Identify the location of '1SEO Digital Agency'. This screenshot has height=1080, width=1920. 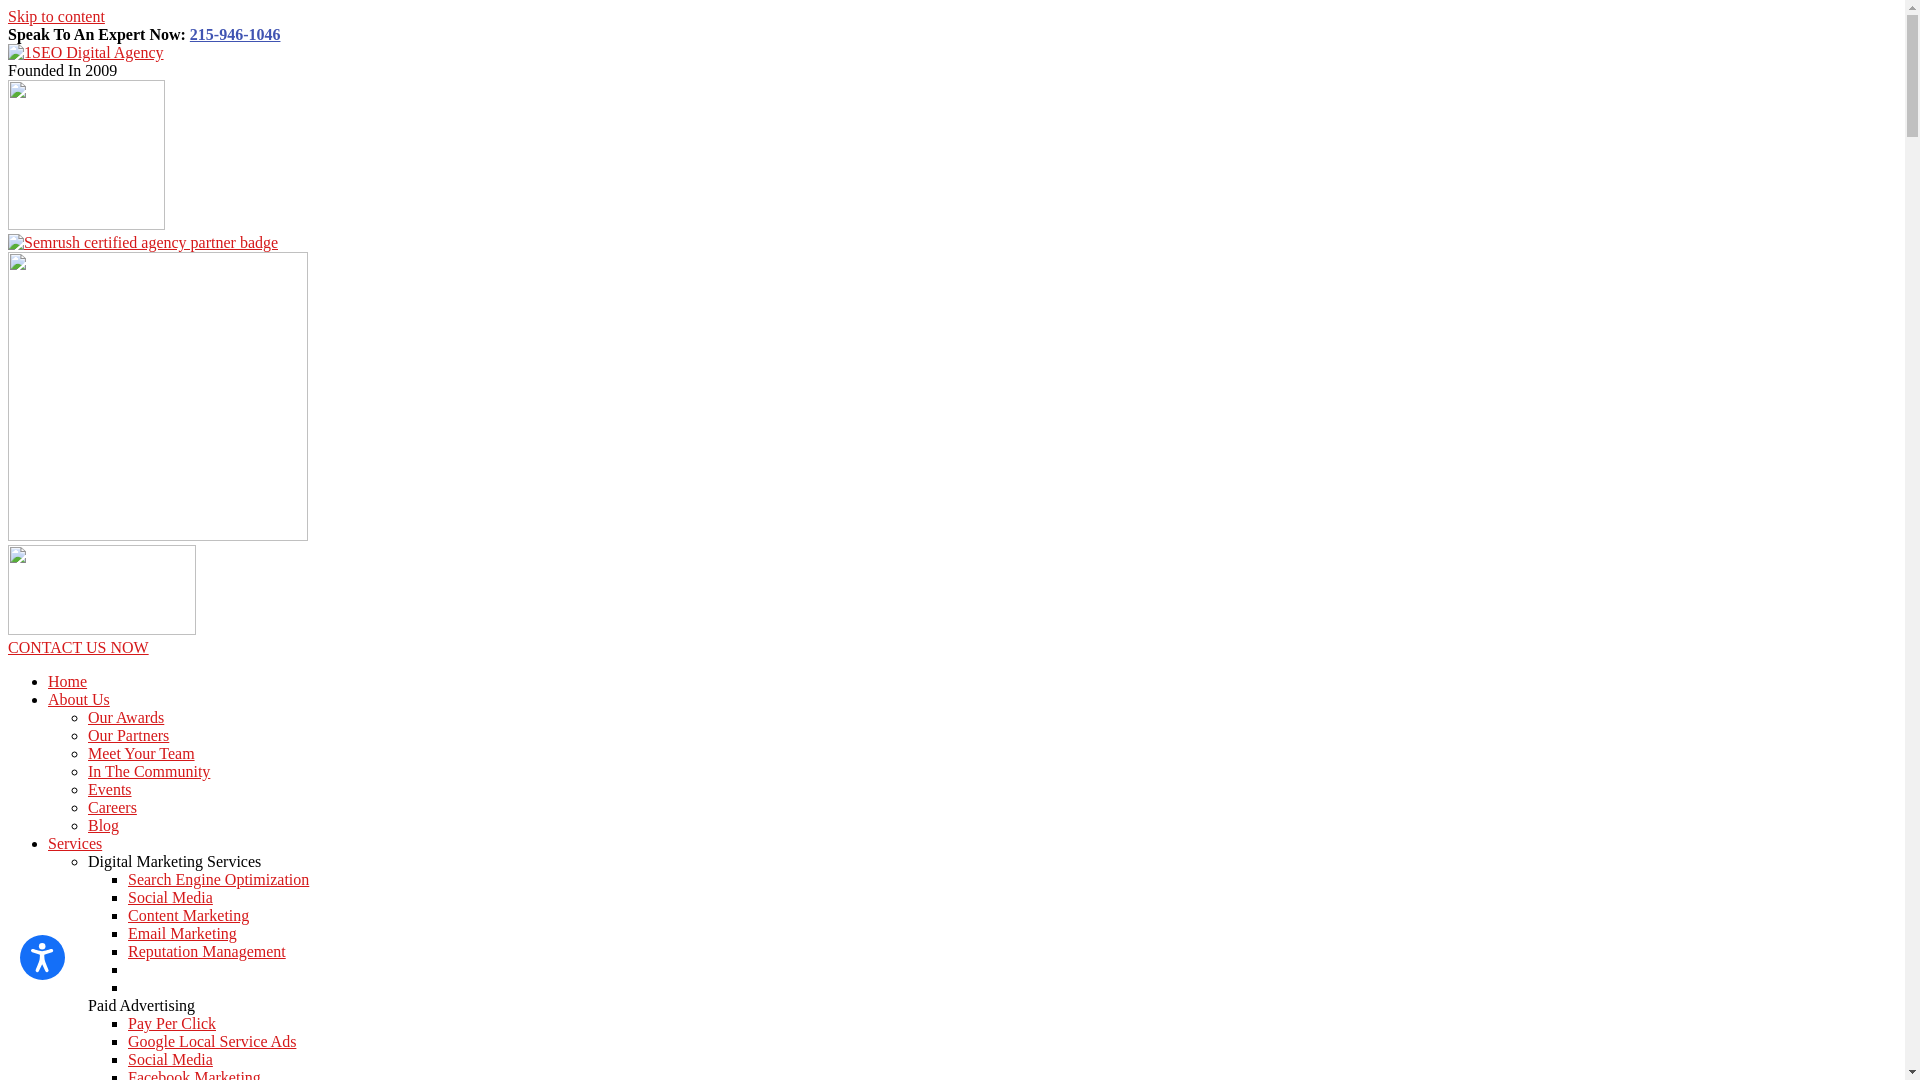
(8, 51).